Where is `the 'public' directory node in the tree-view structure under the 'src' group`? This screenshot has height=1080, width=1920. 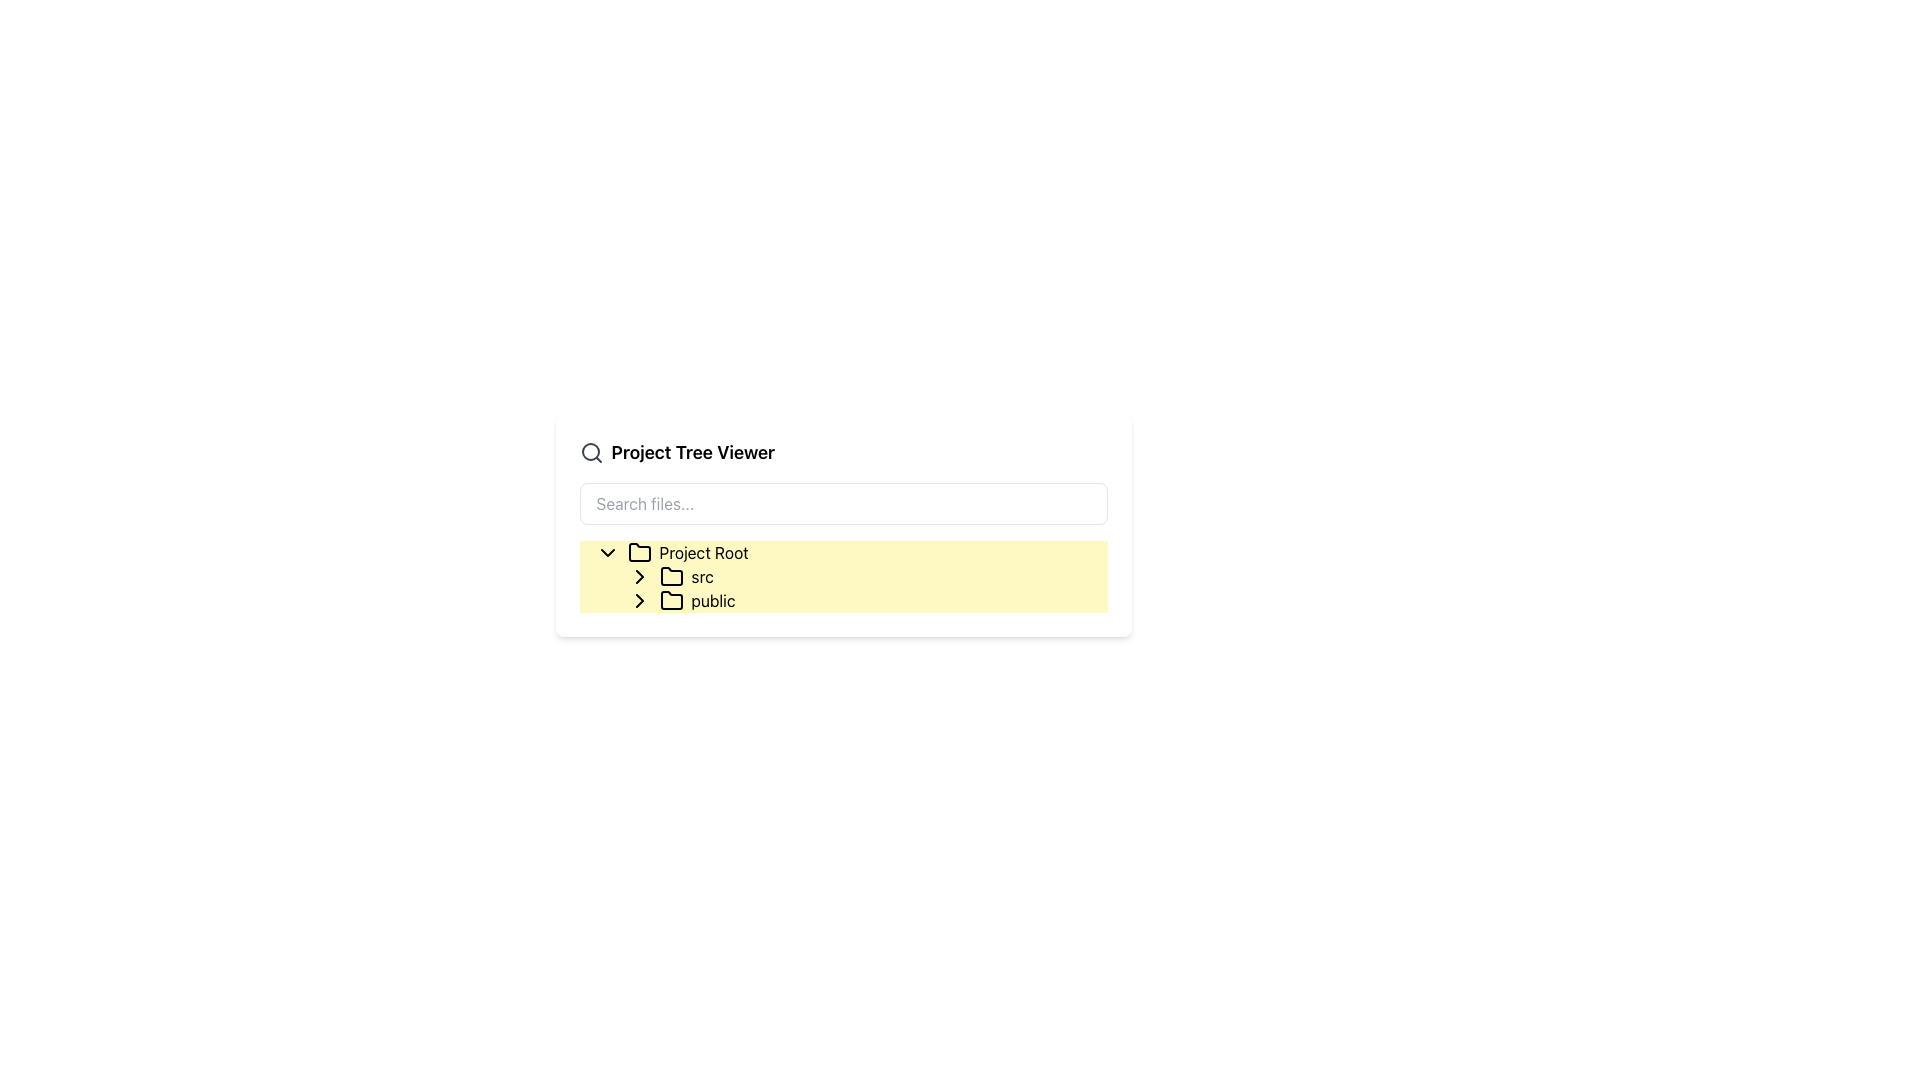
the 'public' directory node in the tree-view structure under the 'src' group is located at coordinates (859, 600).